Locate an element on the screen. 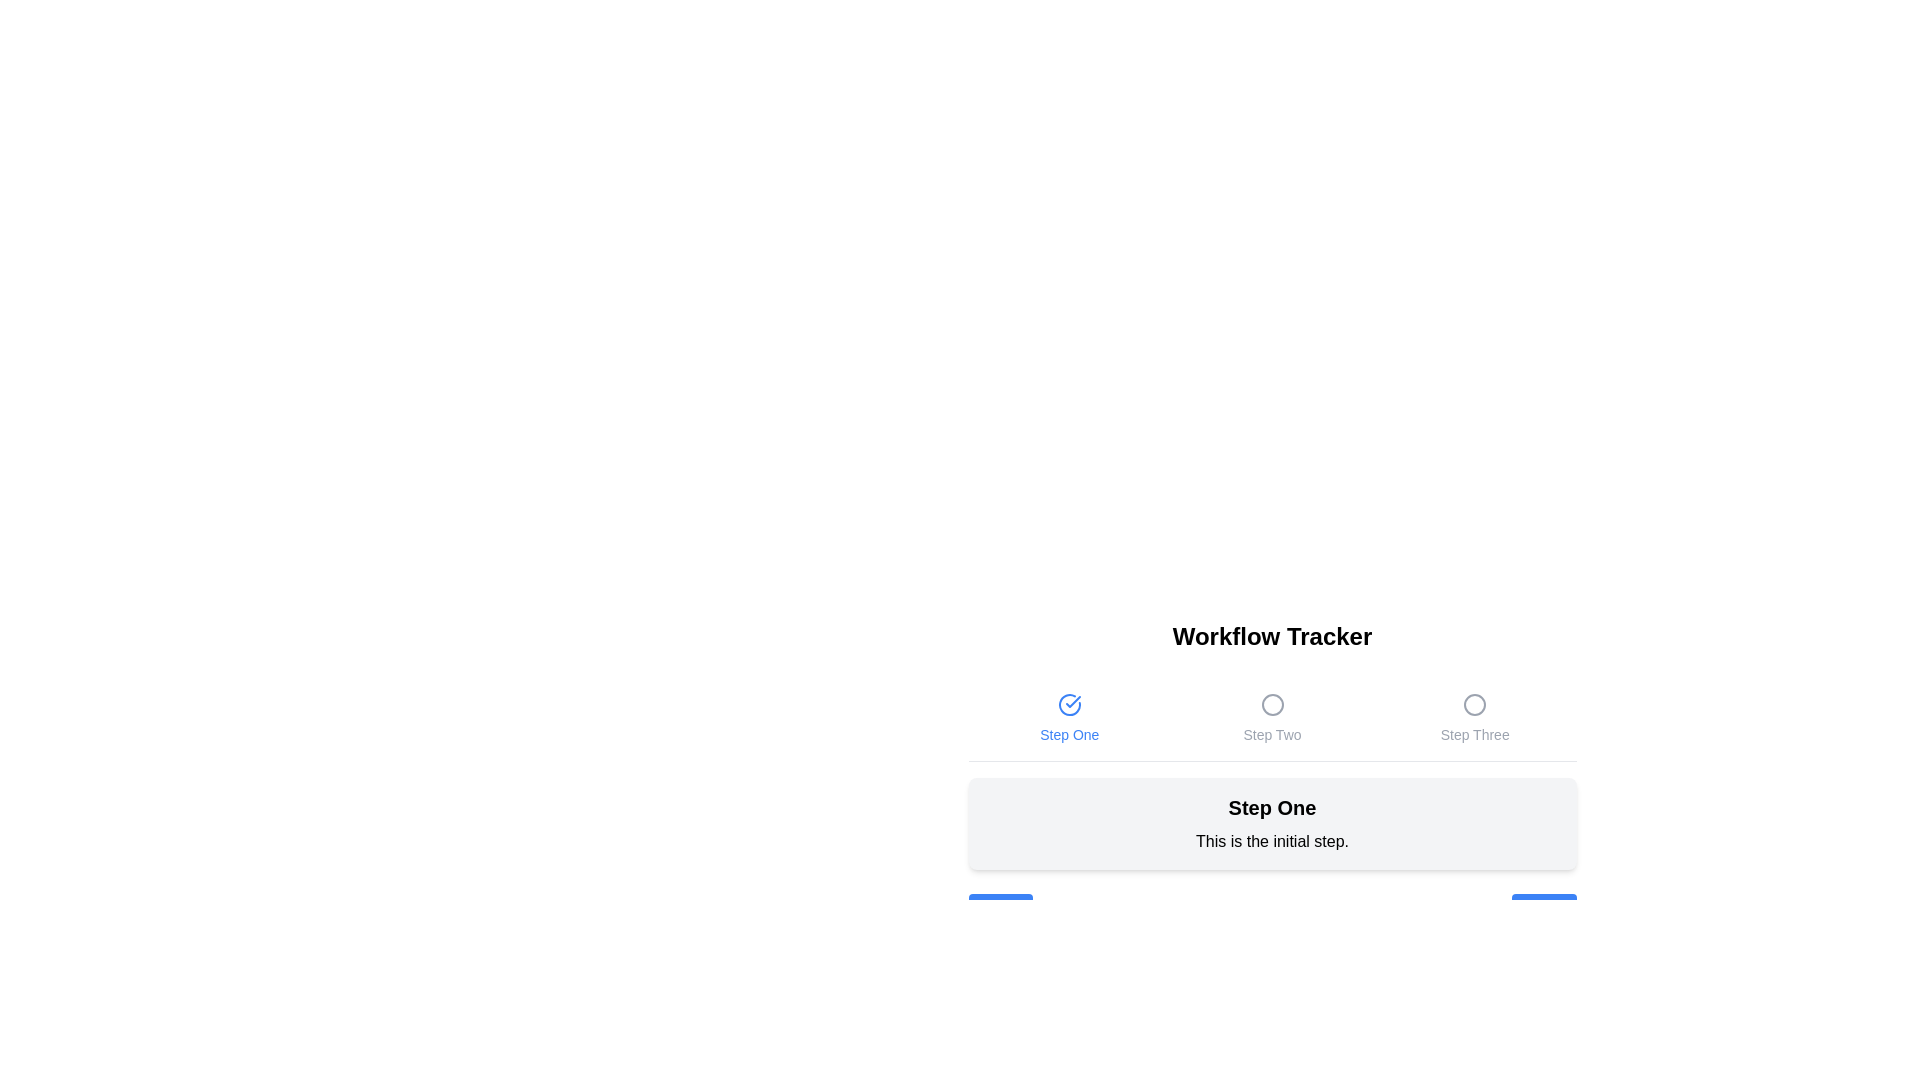  the 'Step Two' icon indicator, which is a circular outline without a fill, located in the sequence of three step indicators at the top section of the interface is located at coordinates (1271, 704).